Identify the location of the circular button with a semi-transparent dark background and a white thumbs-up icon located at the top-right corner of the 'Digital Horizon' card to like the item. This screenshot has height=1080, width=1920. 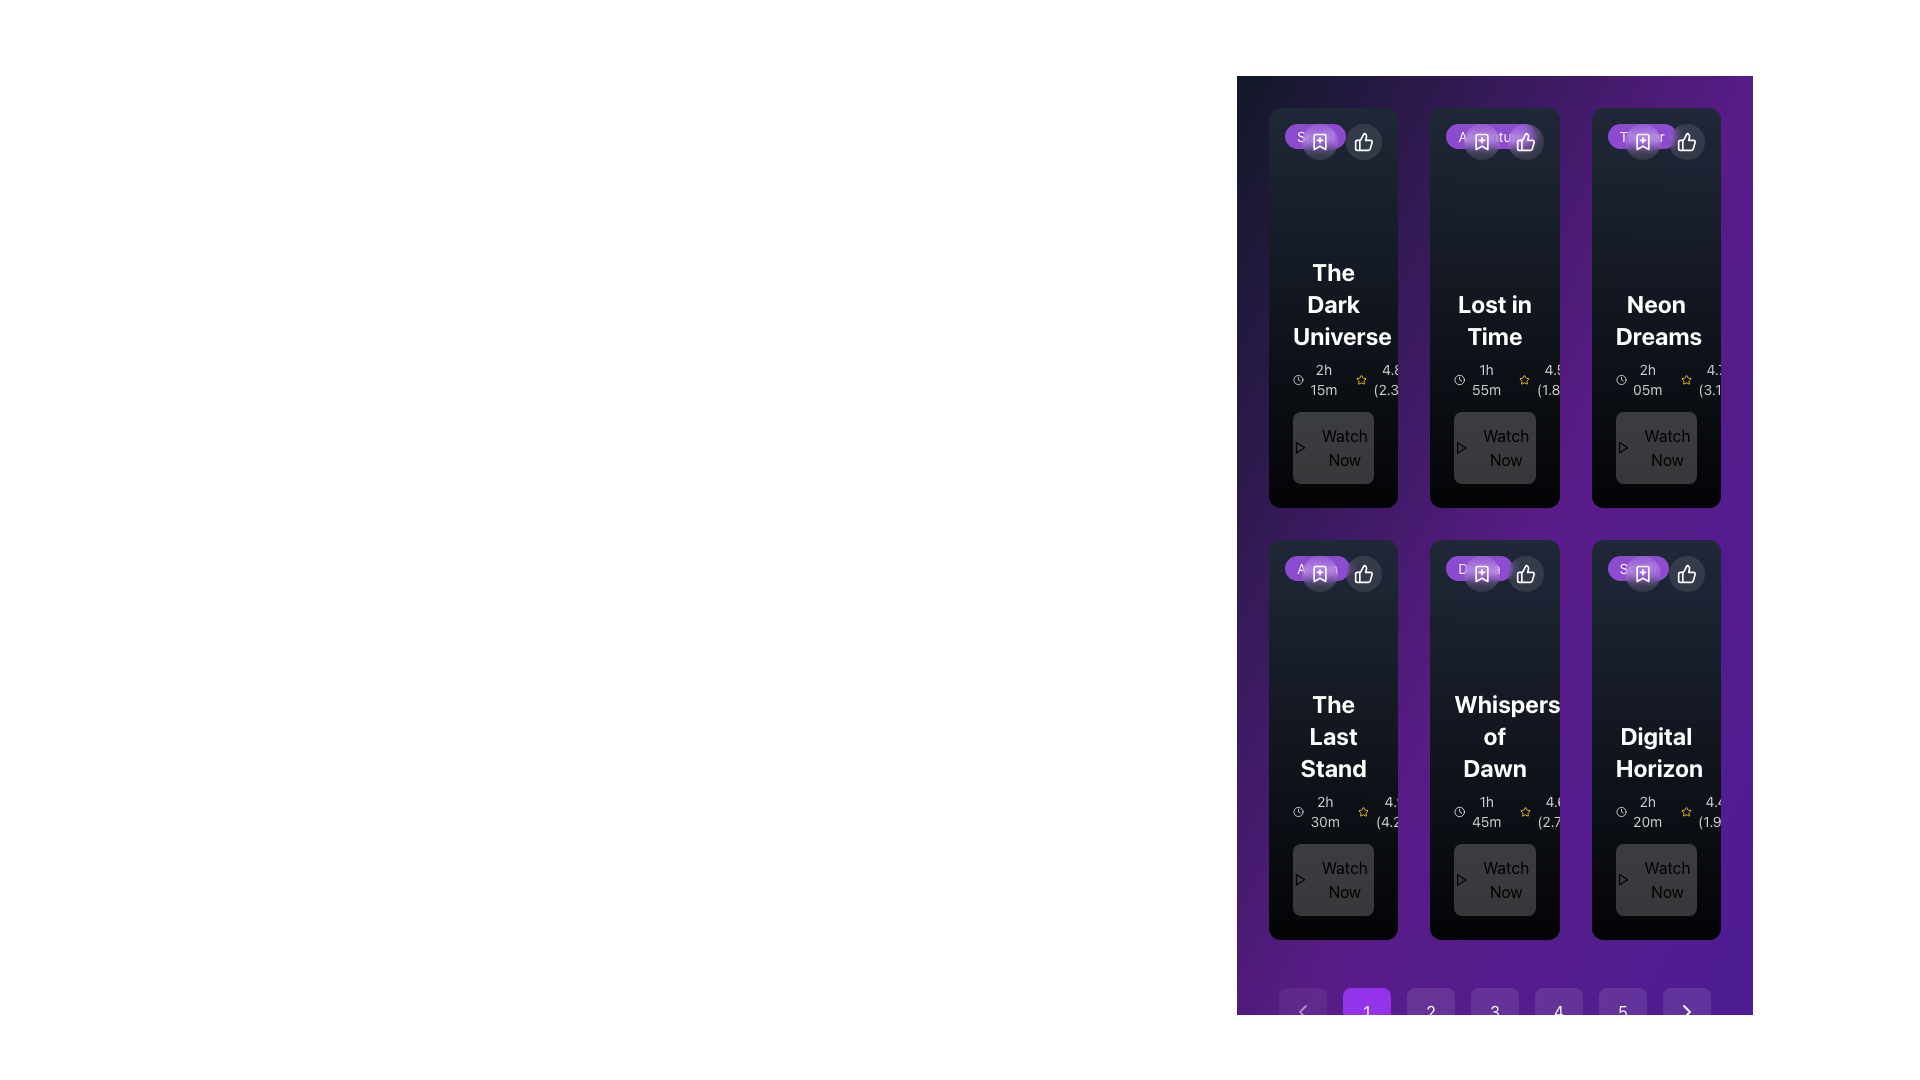
(1685, 574).